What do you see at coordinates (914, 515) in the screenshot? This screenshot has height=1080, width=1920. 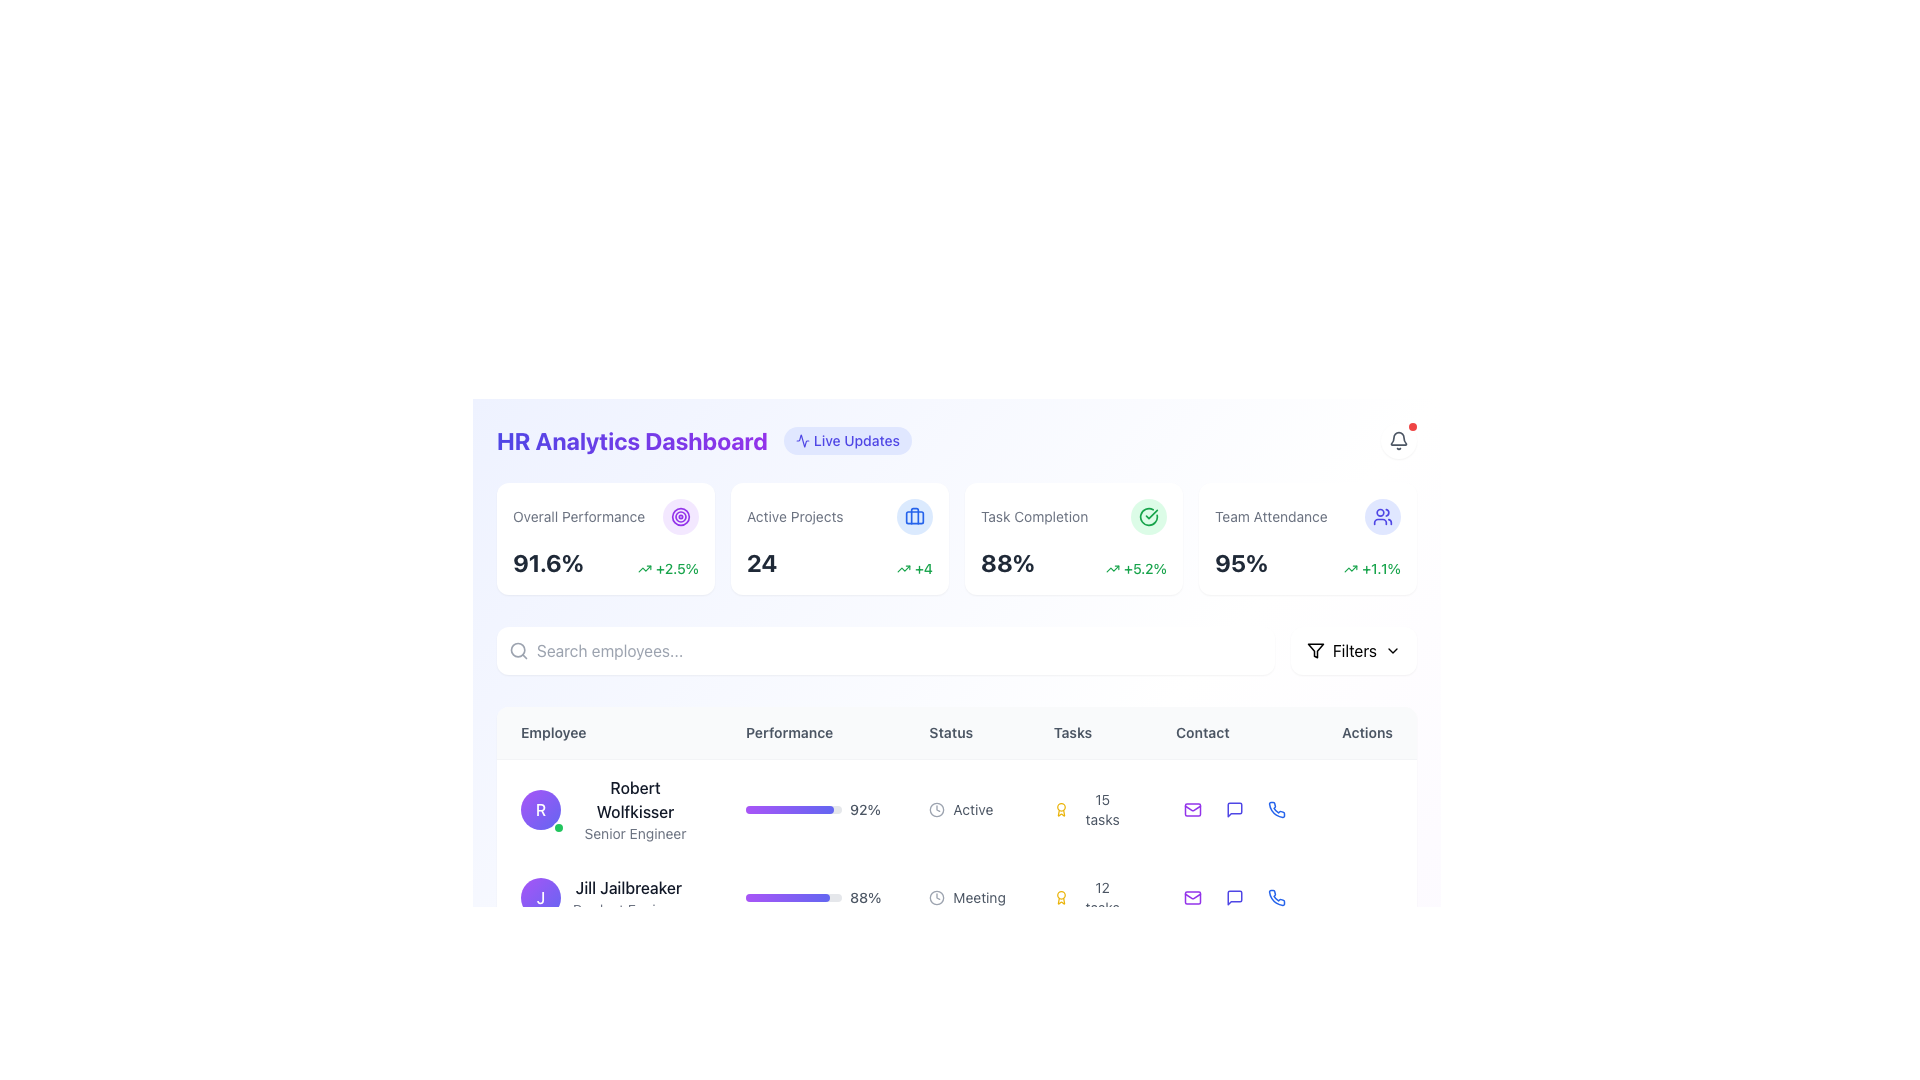 I see `the central vertical line of the briefcase icon located under the 'Active Projects' section on the dashboard` at bounding box center [914, 515].